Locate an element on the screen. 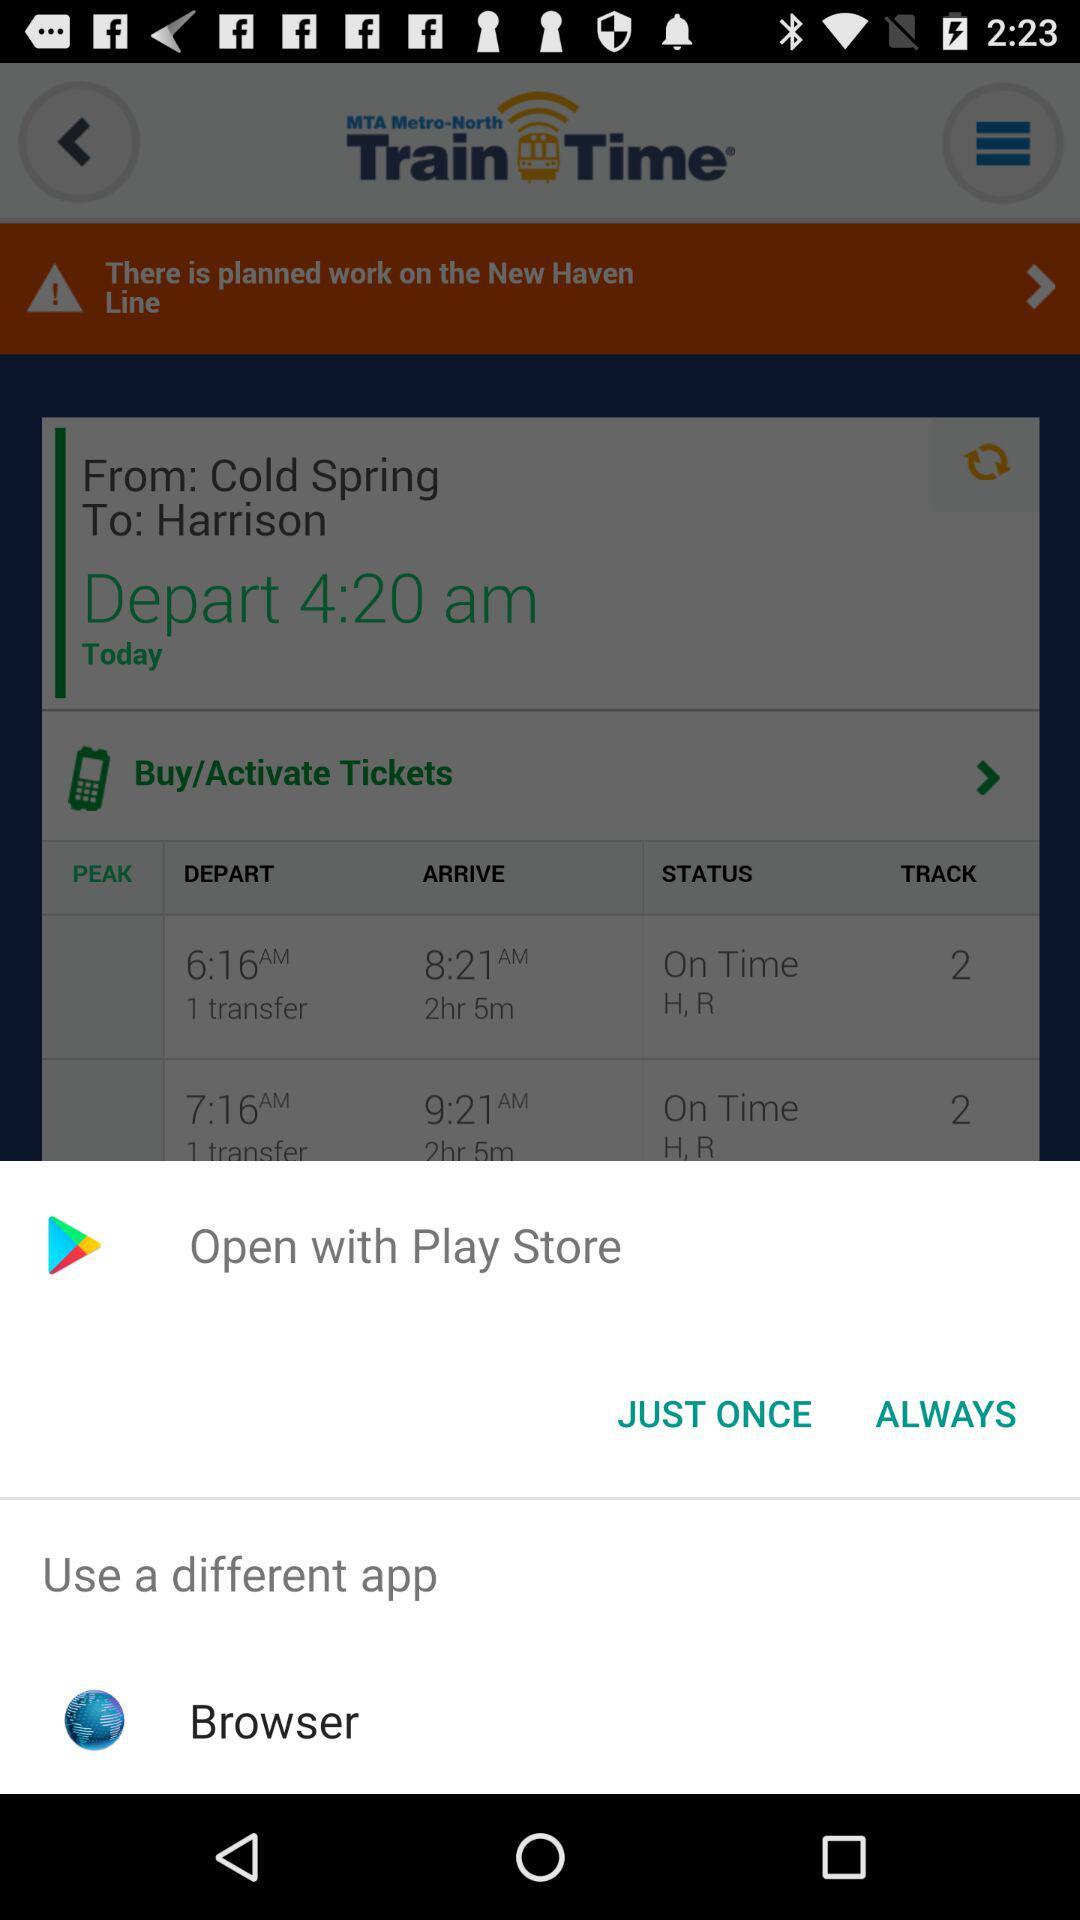  the always icon is located at coordinates (945, 1411).